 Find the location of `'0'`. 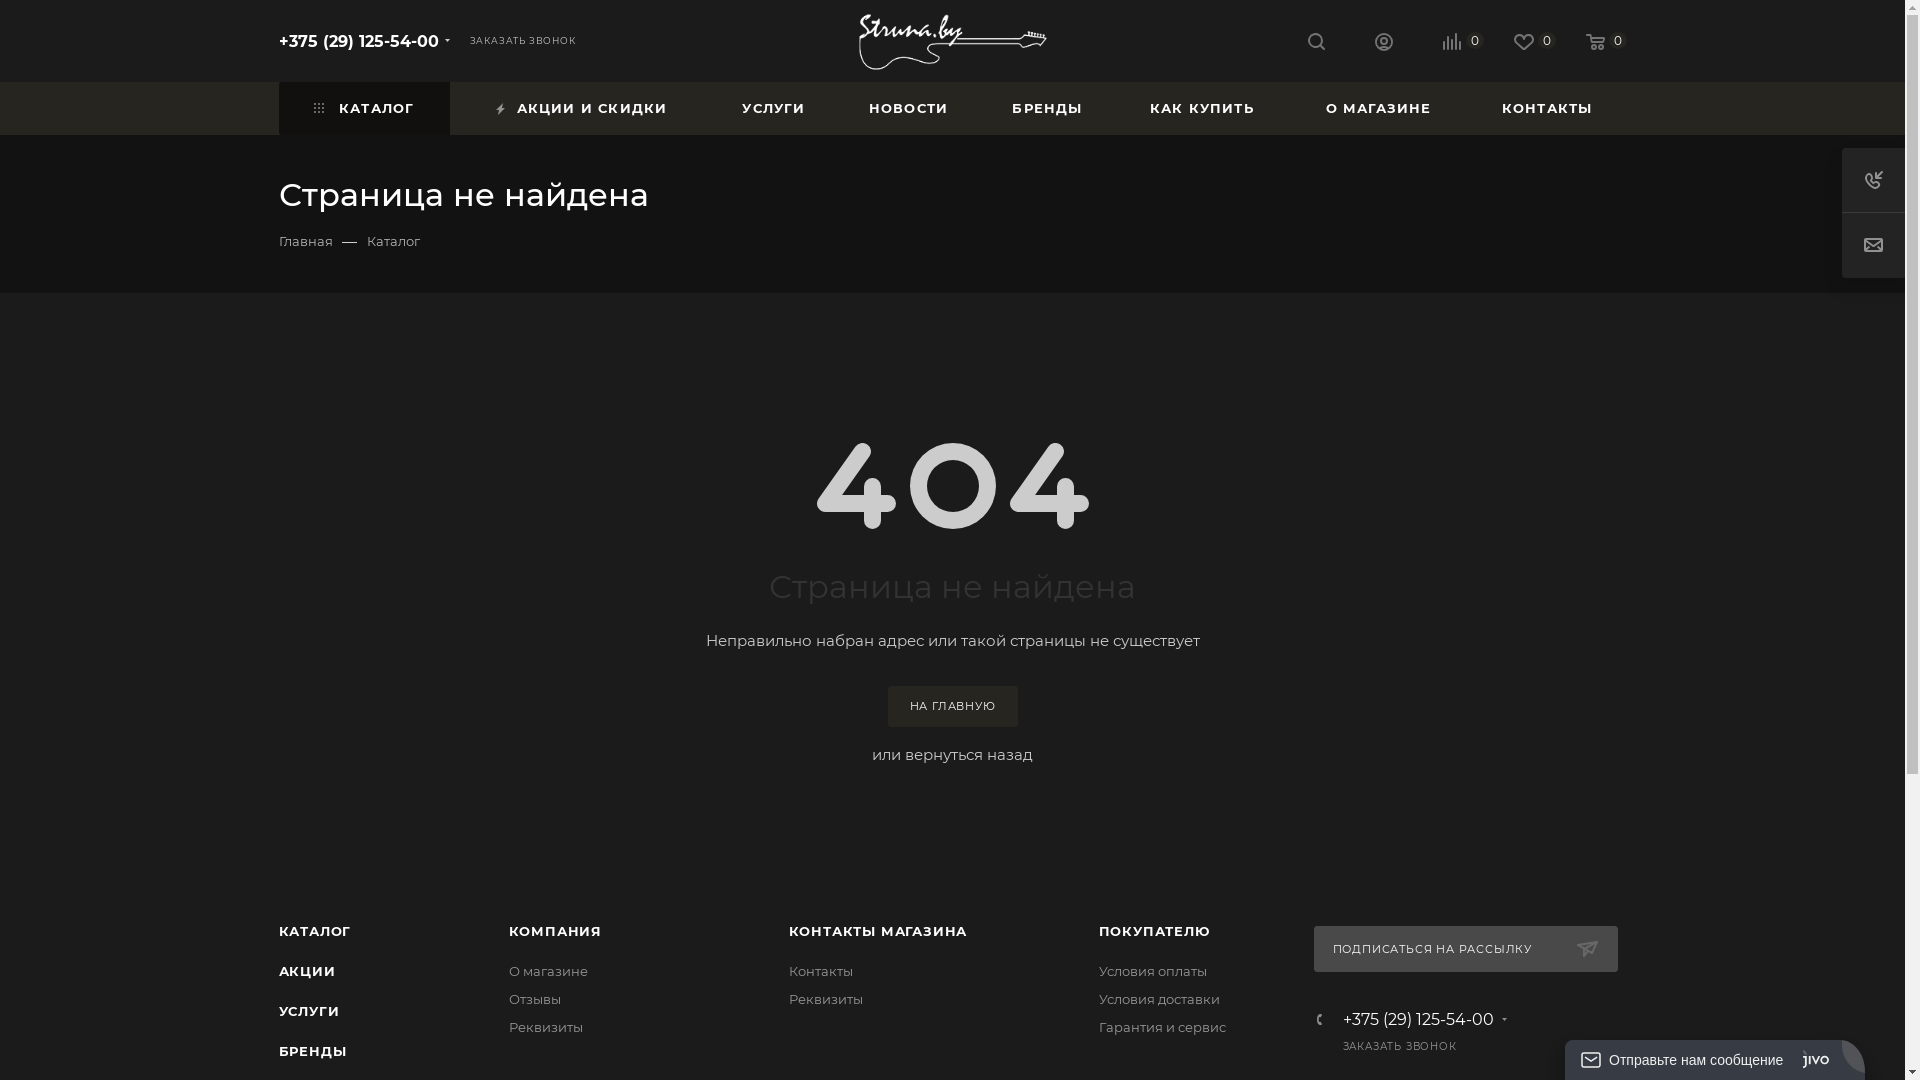

'0' is located at coordinates (1447, 42).